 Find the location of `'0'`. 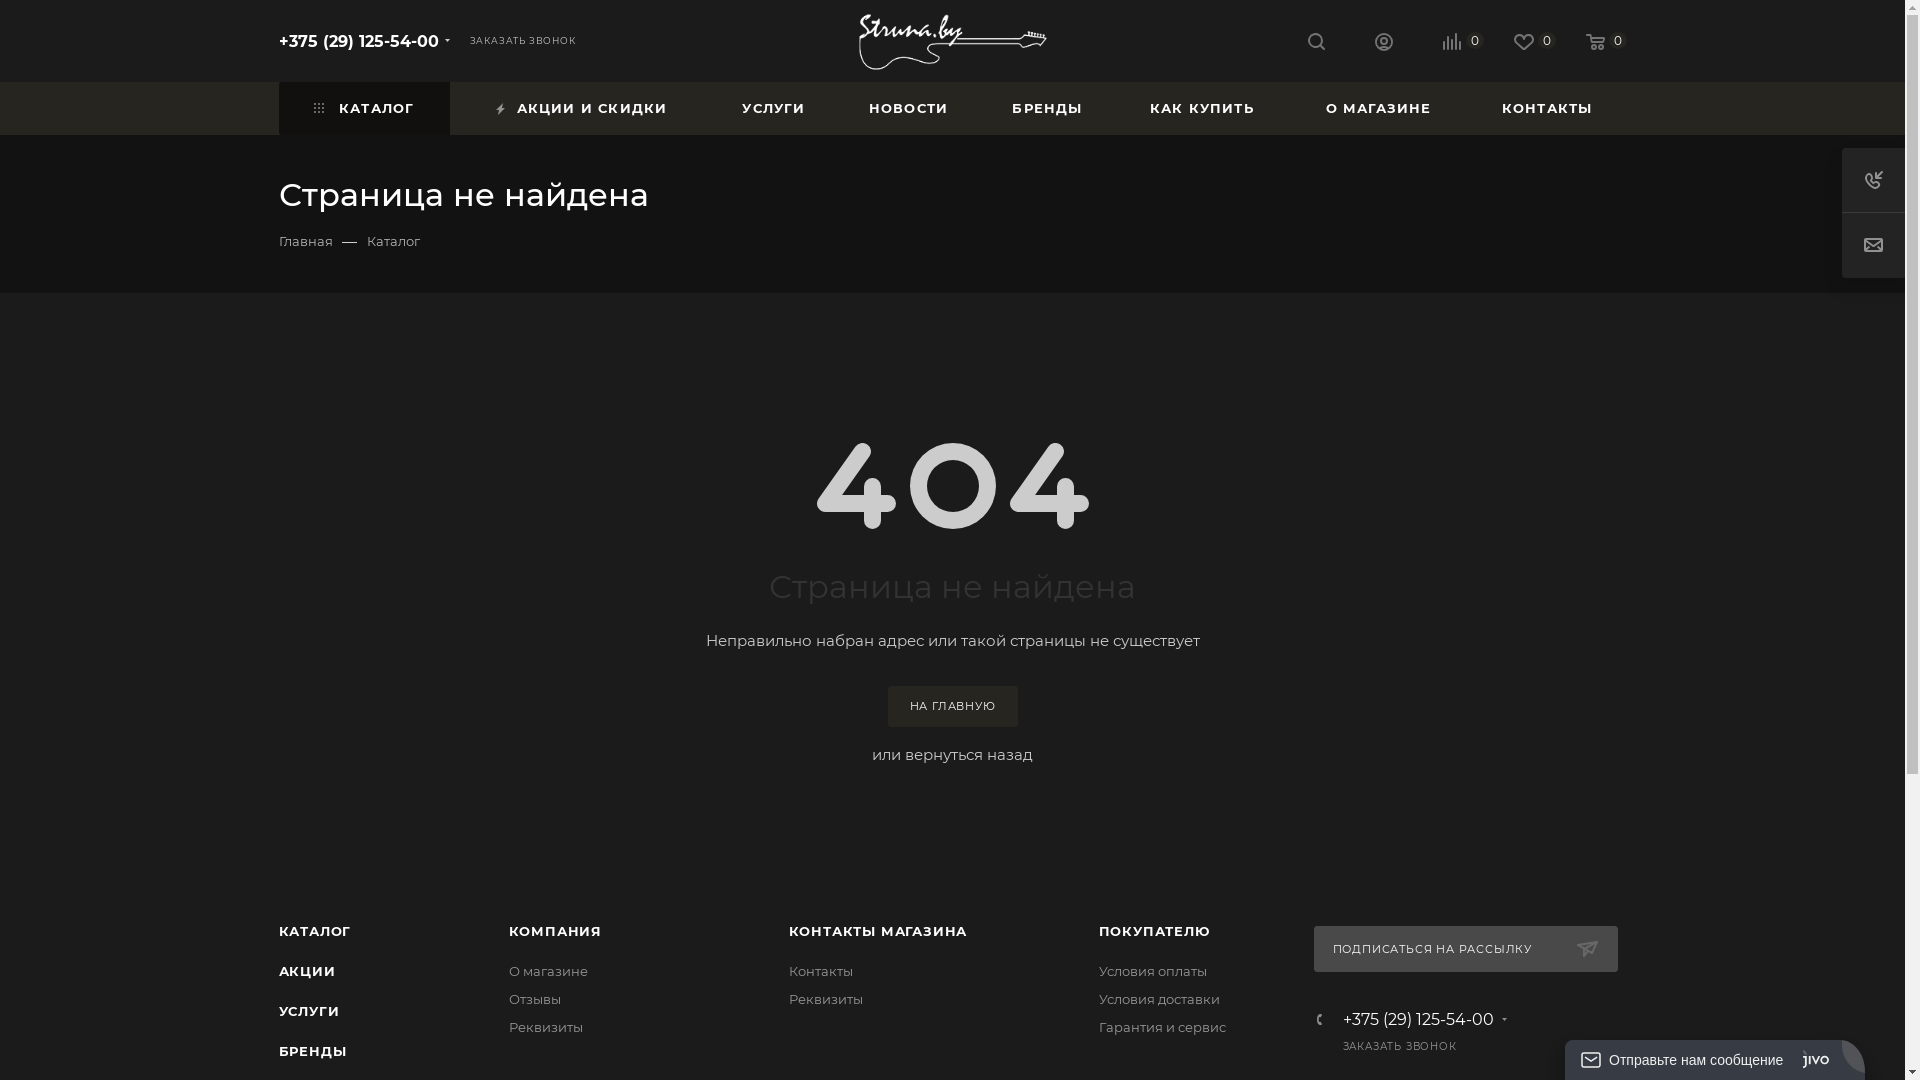

'0' is located at coordinates (1447, 42).